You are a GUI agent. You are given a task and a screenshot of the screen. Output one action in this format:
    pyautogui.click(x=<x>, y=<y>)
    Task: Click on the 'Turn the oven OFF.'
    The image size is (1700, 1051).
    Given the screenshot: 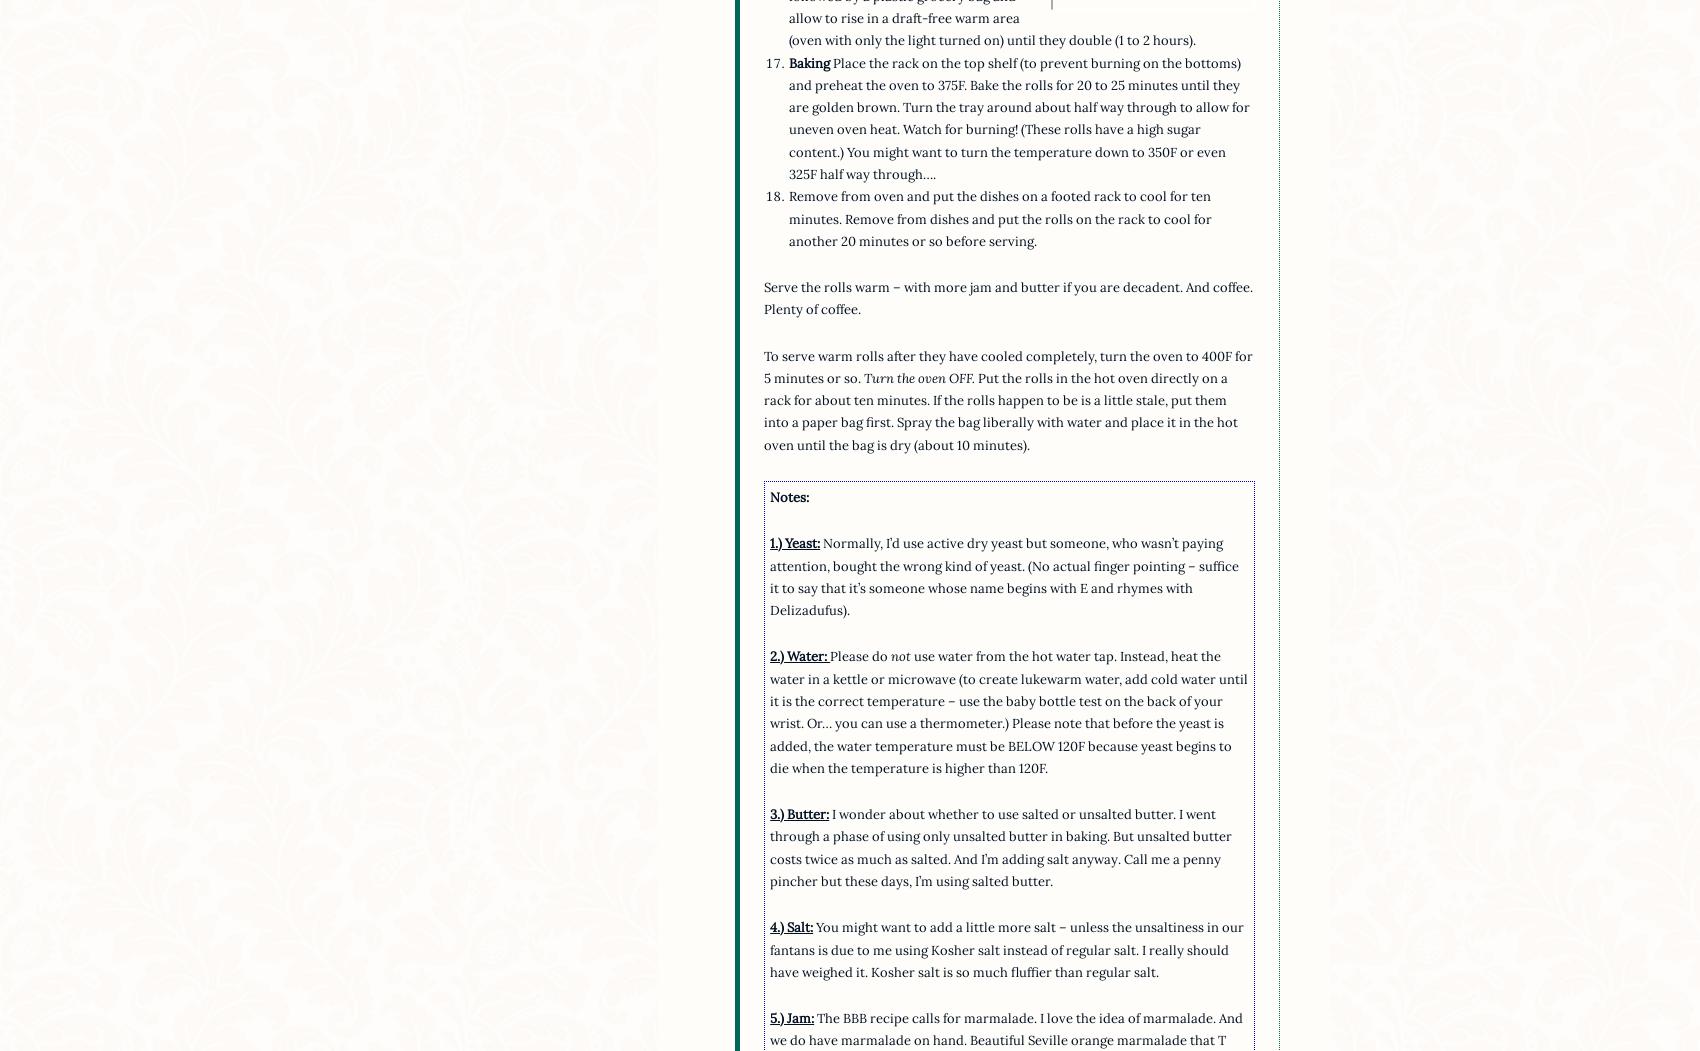 What is the action you would take?
    pyautogui.click(x=919, y=376)
    